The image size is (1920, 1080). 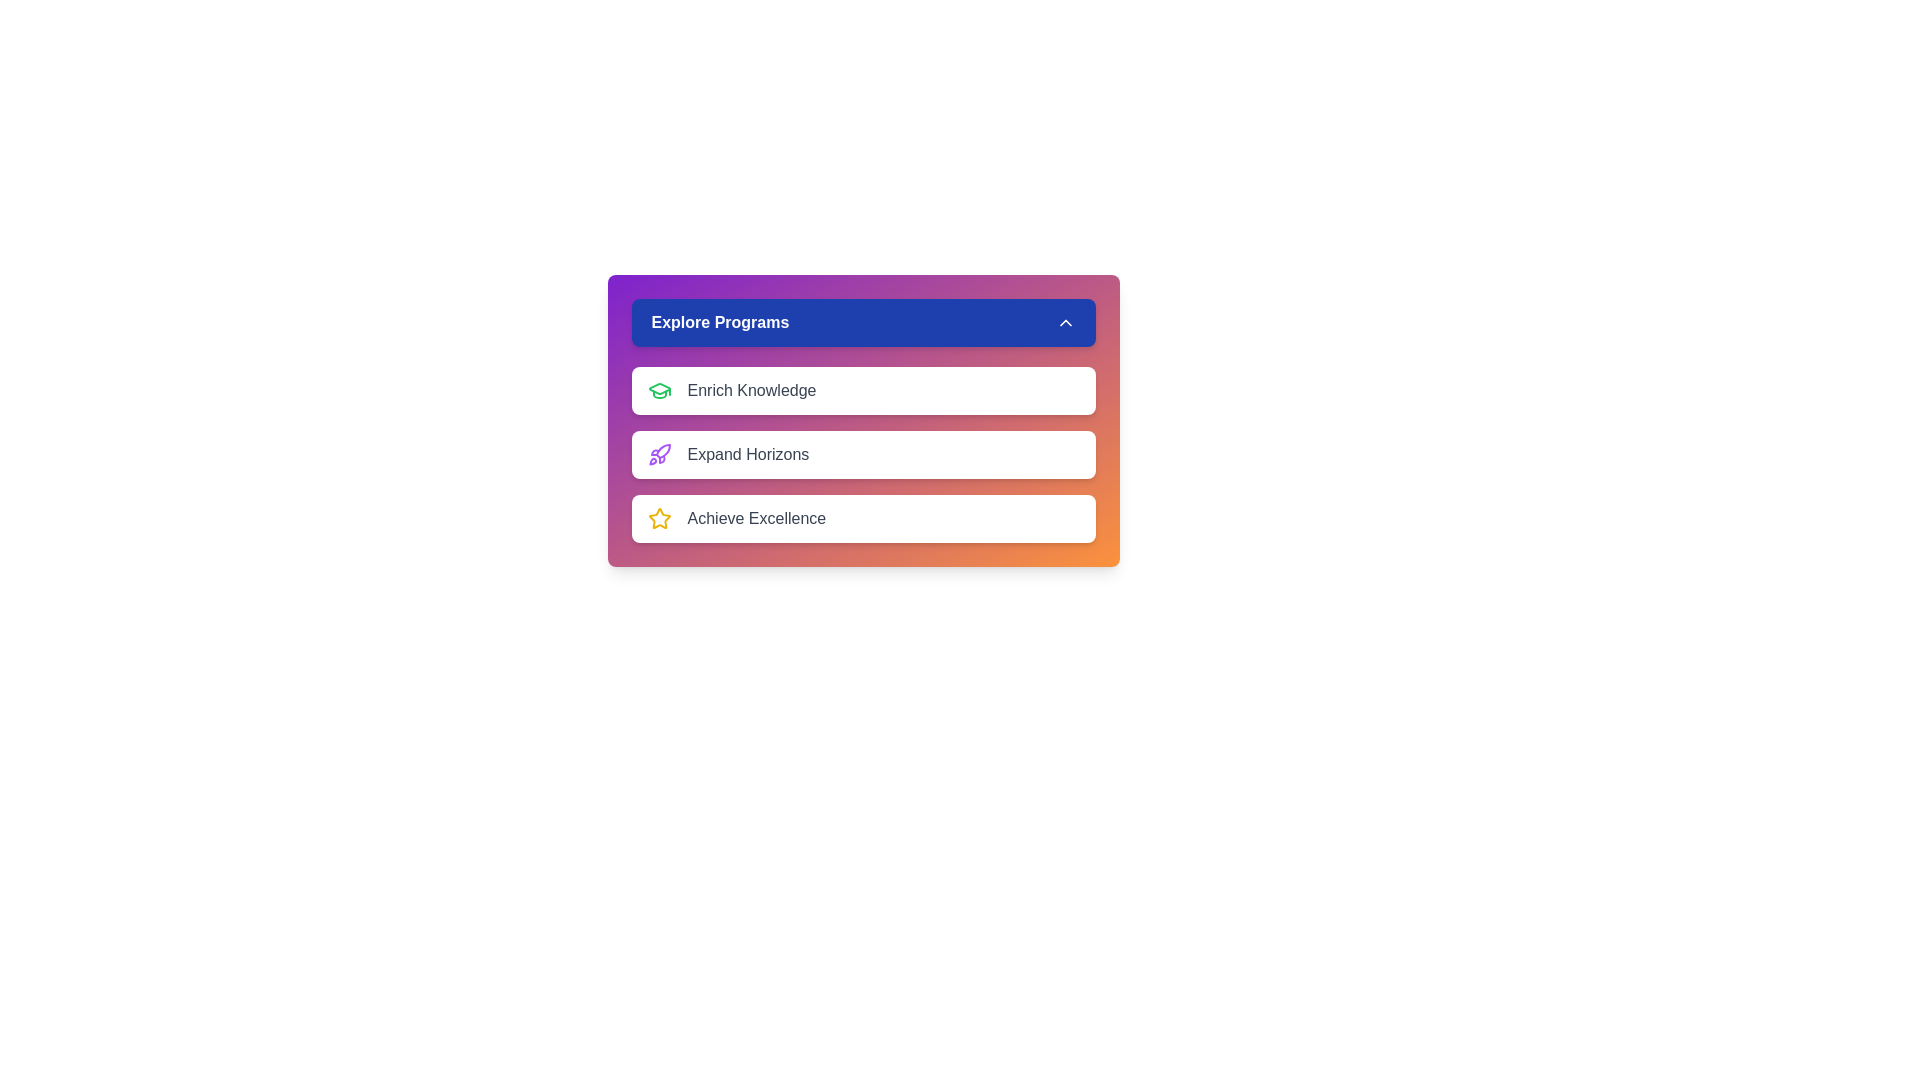 I want to click on the 'Expand Horizons' button, which is the second button in a vertical arrangement between 'Enrich Knowledge' and 'Achieve Excellence', so click(x=863, y=455).